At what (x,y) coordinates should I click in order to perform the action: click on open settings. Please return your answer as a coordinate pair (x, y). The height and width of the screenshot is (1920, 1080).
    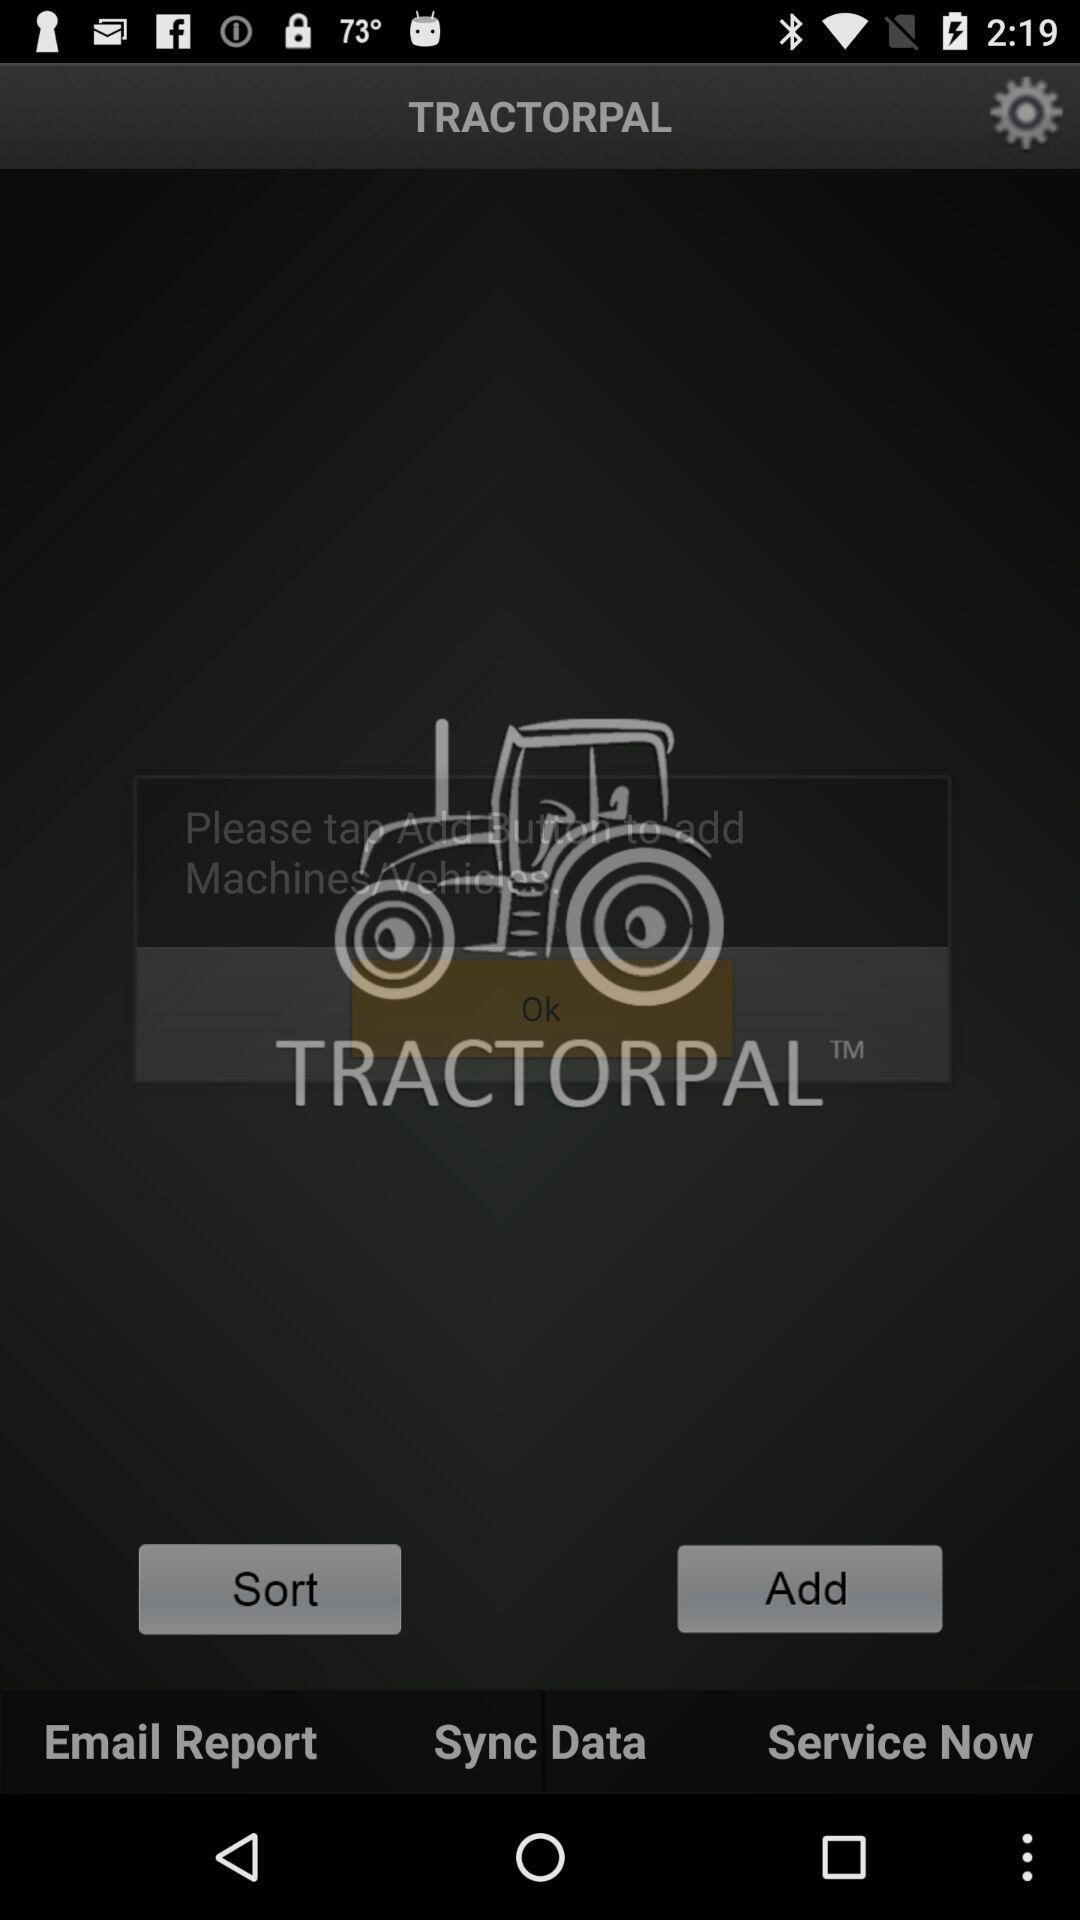
    Looking at the image, I should click on (1027, 114).